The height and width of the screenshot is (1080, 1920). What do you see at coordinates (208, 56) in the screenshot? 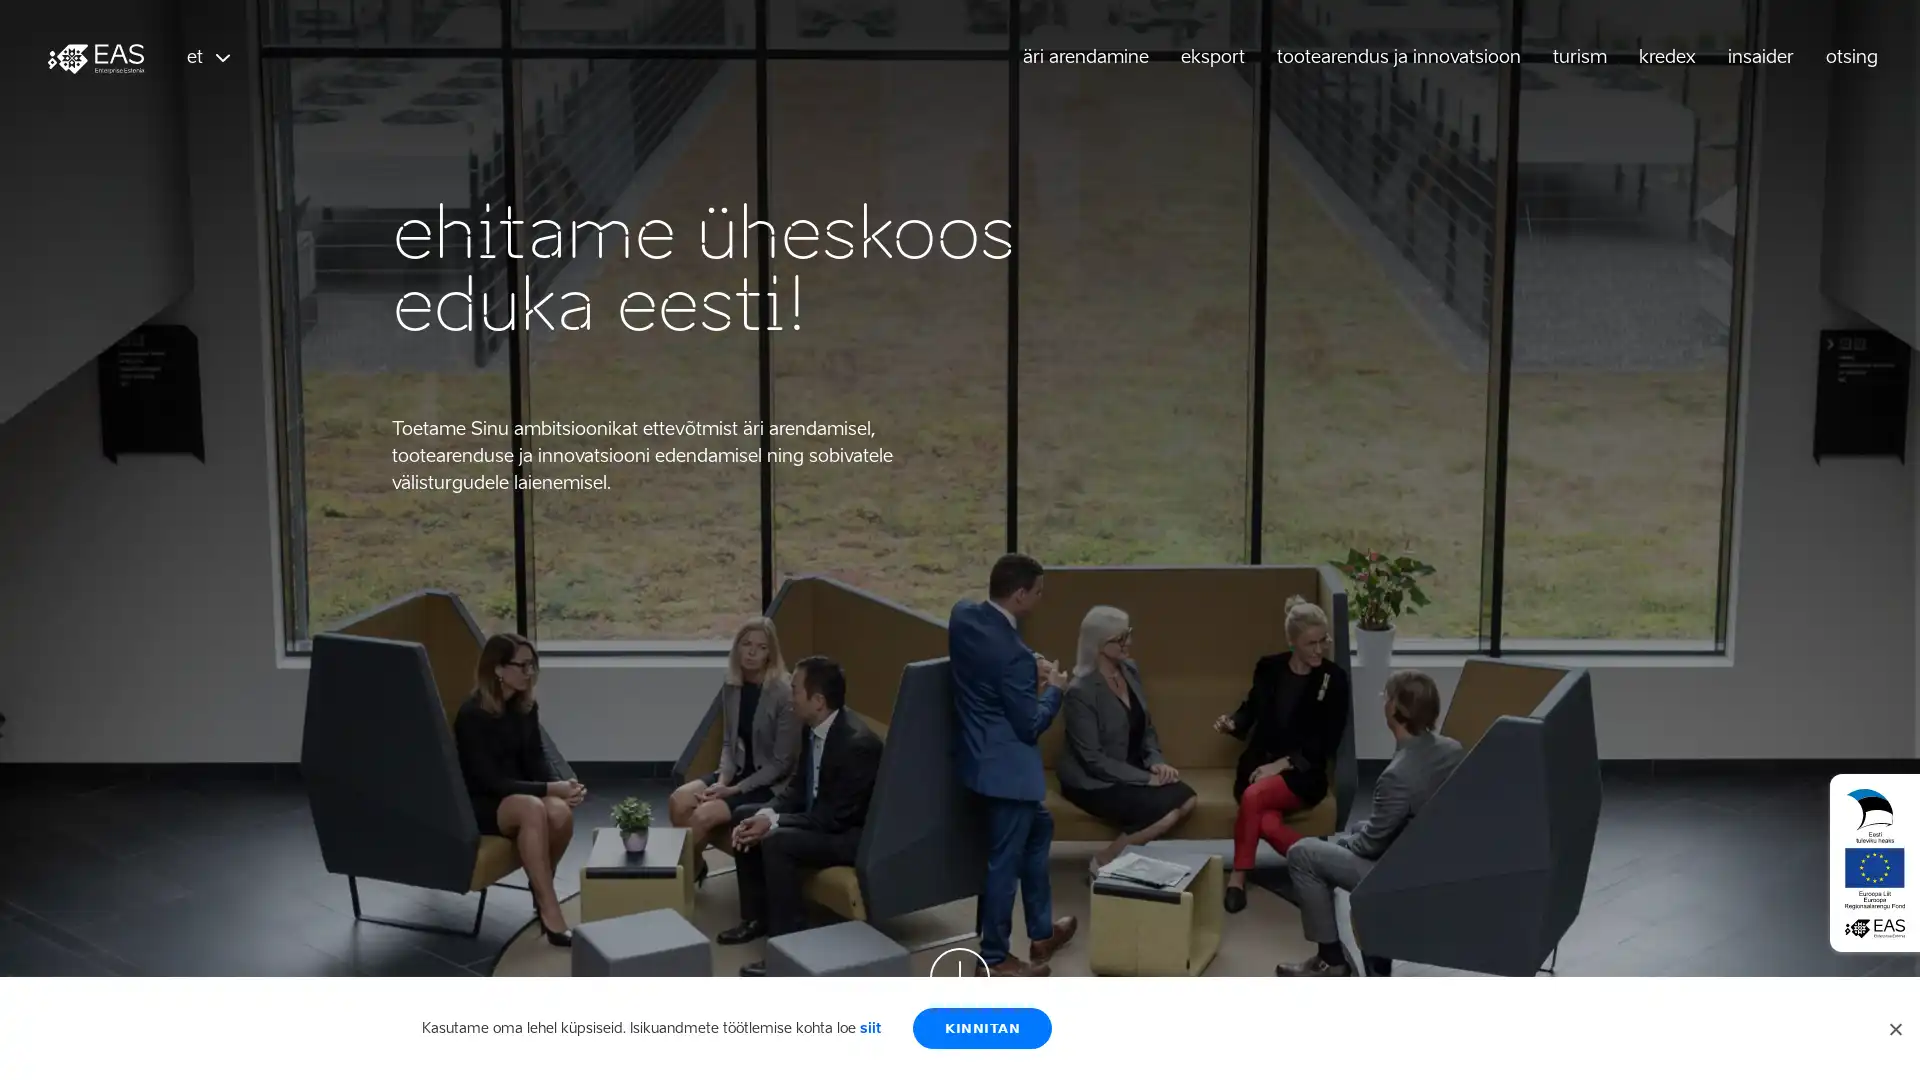
I see `et` at bounding box center [208, 56].